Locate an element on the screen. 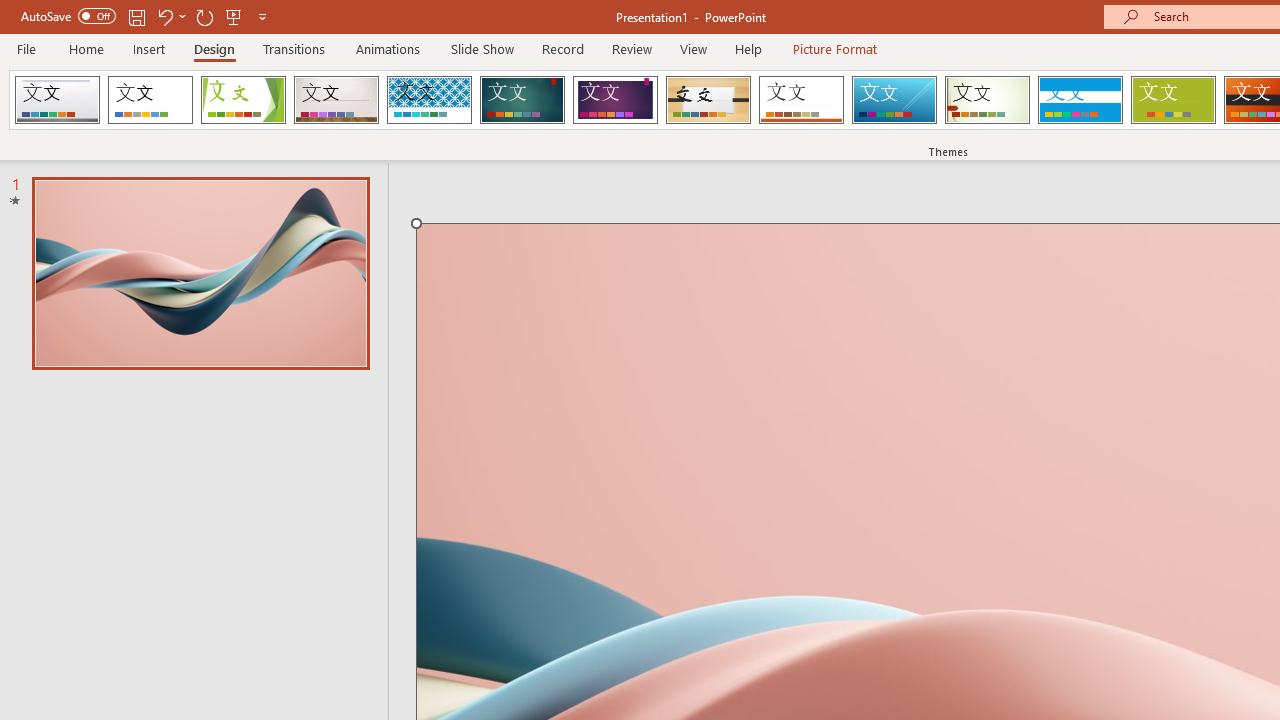 This screenshot has height=720, width=1280. 'Facet' is located at coordinates (242, 100).